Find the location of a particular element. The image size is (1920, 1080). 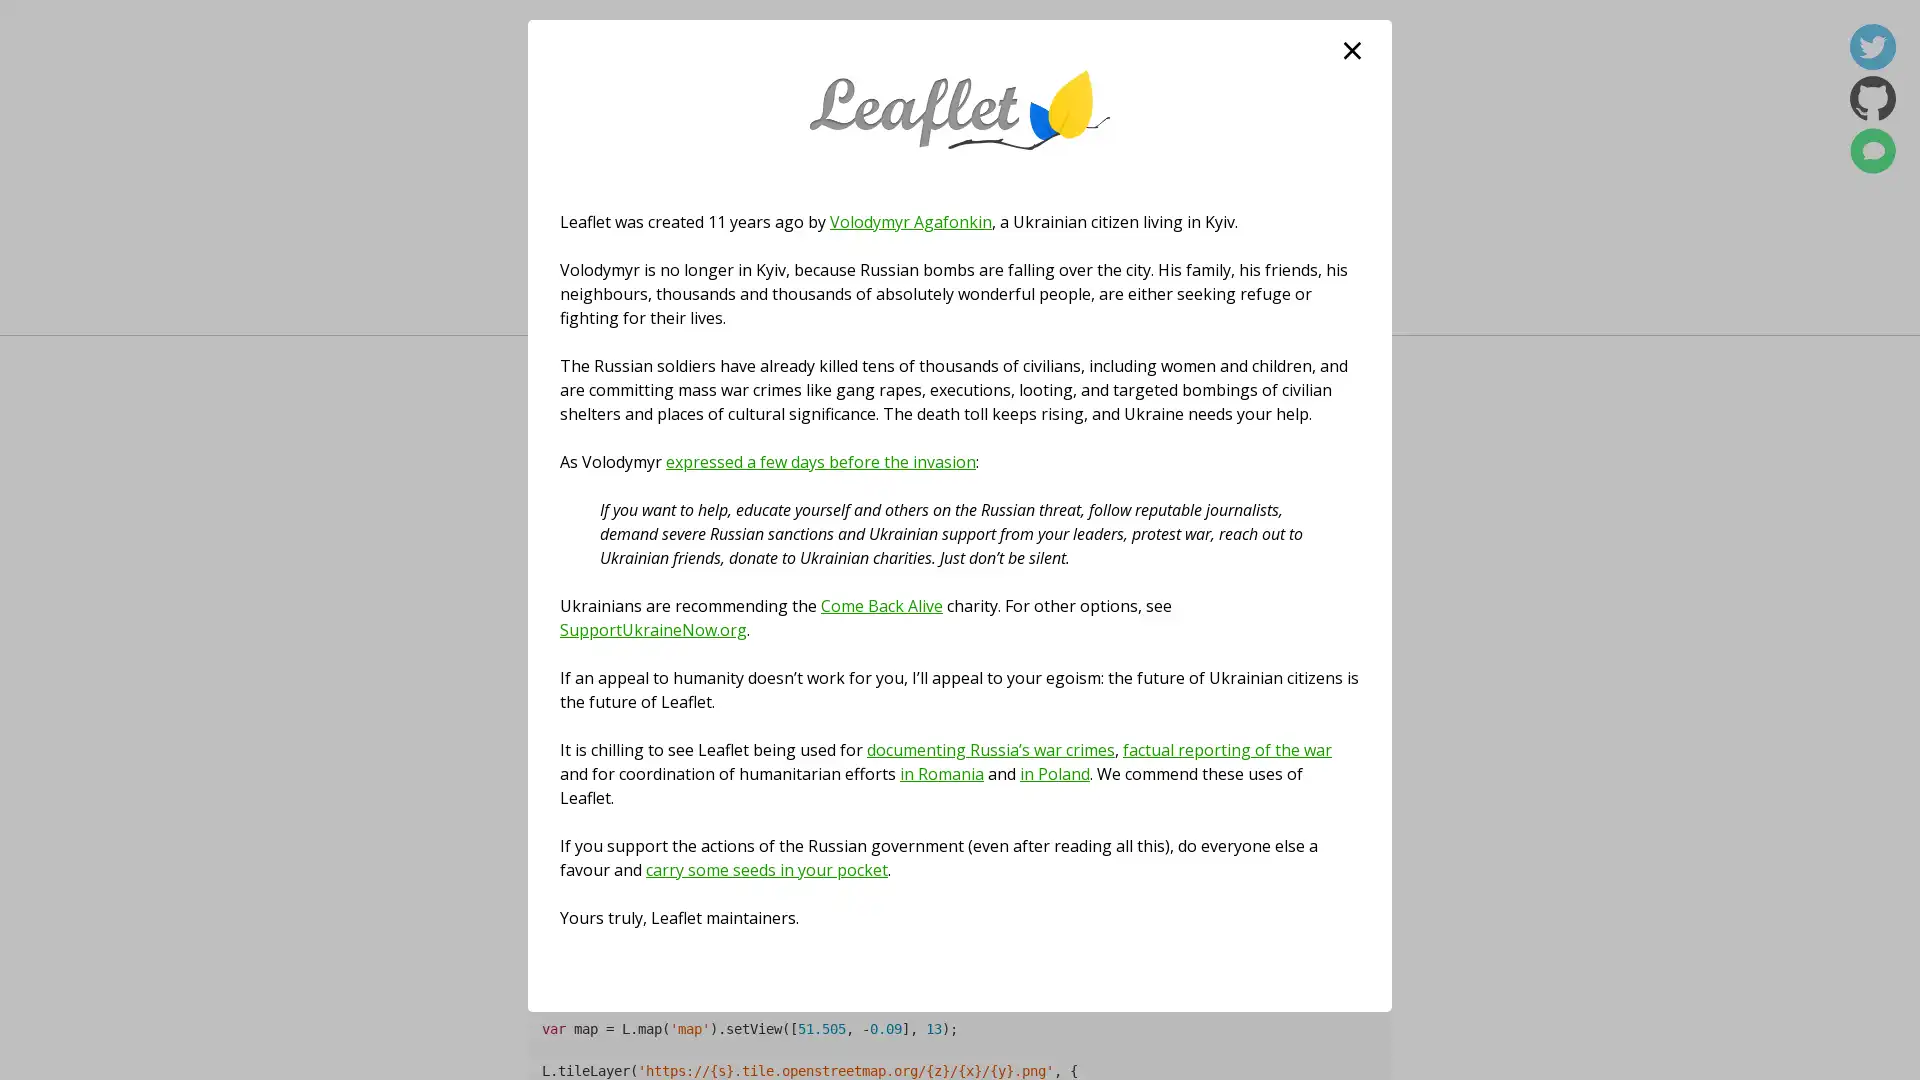

Close popup is located at coordinates (1040, 708).